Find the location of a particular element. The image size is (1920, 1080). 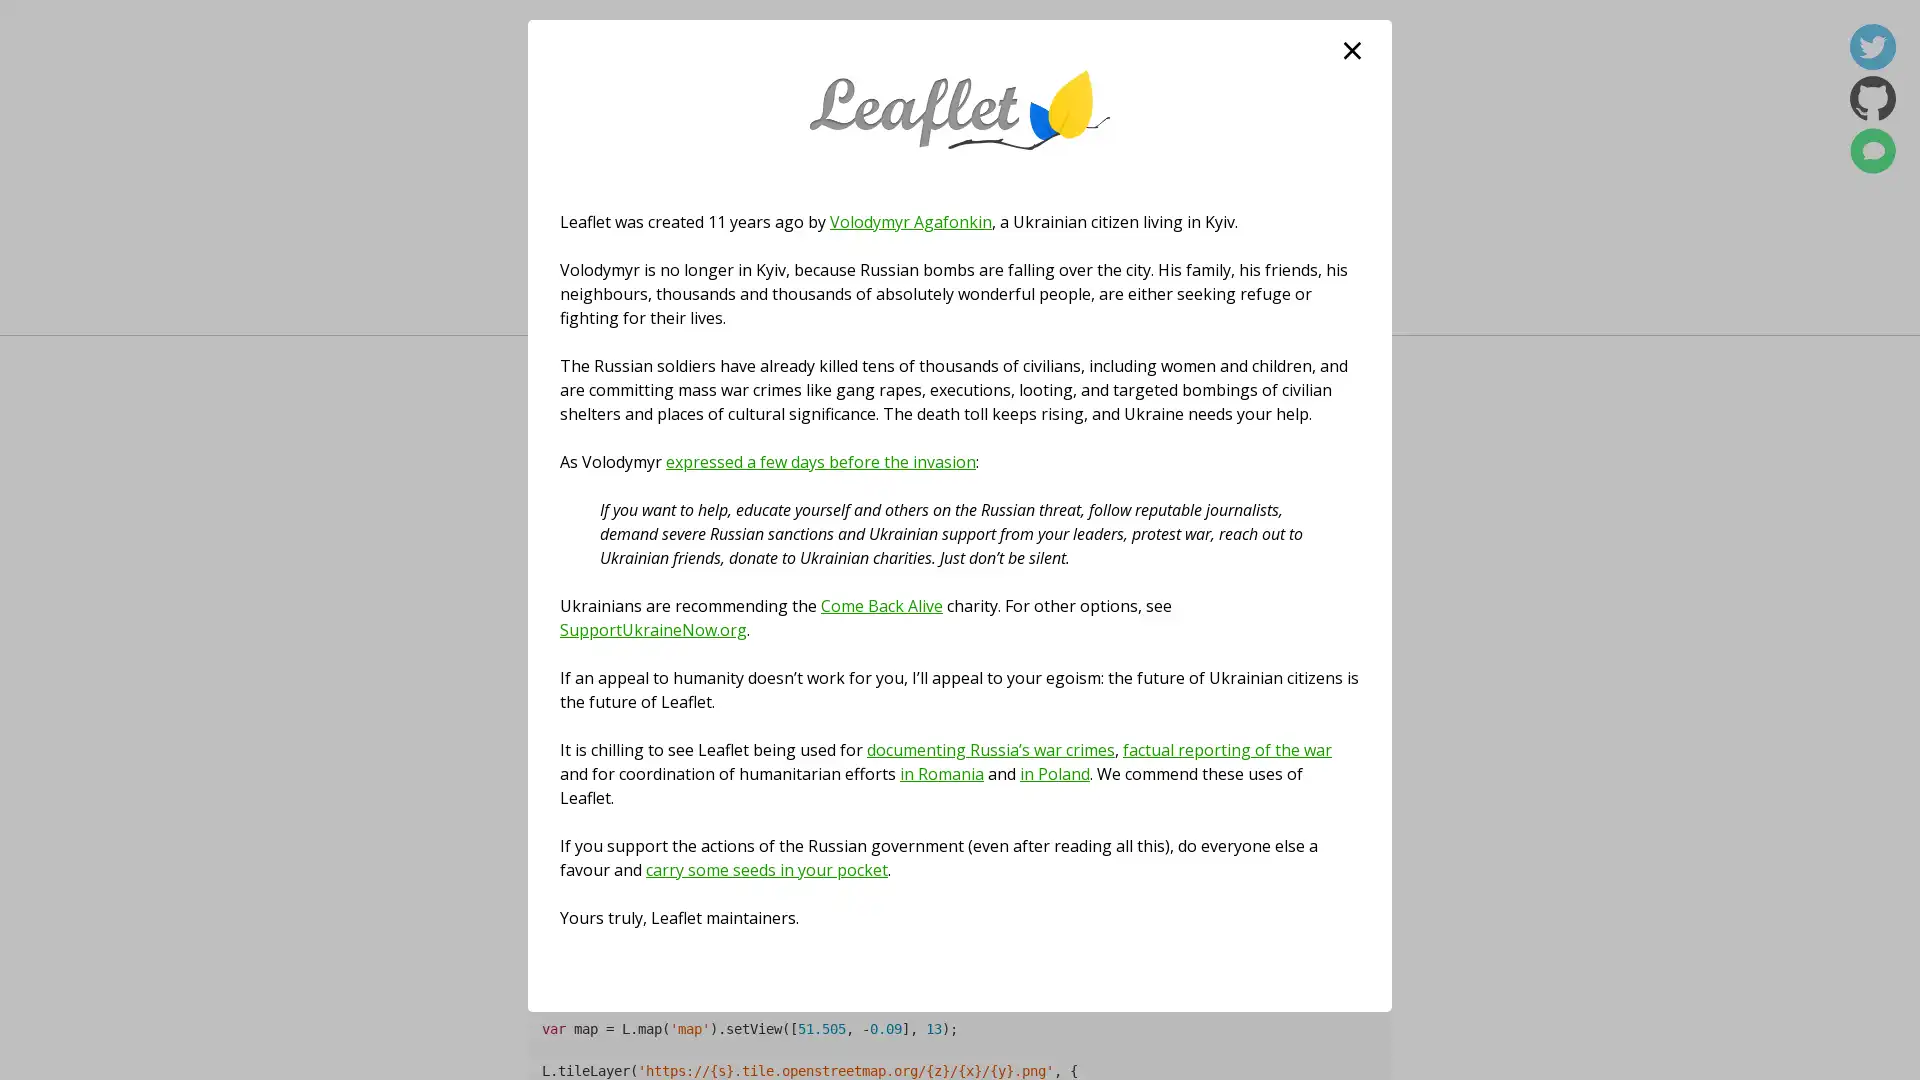

Close popup is located at coordinates (1040, 708).